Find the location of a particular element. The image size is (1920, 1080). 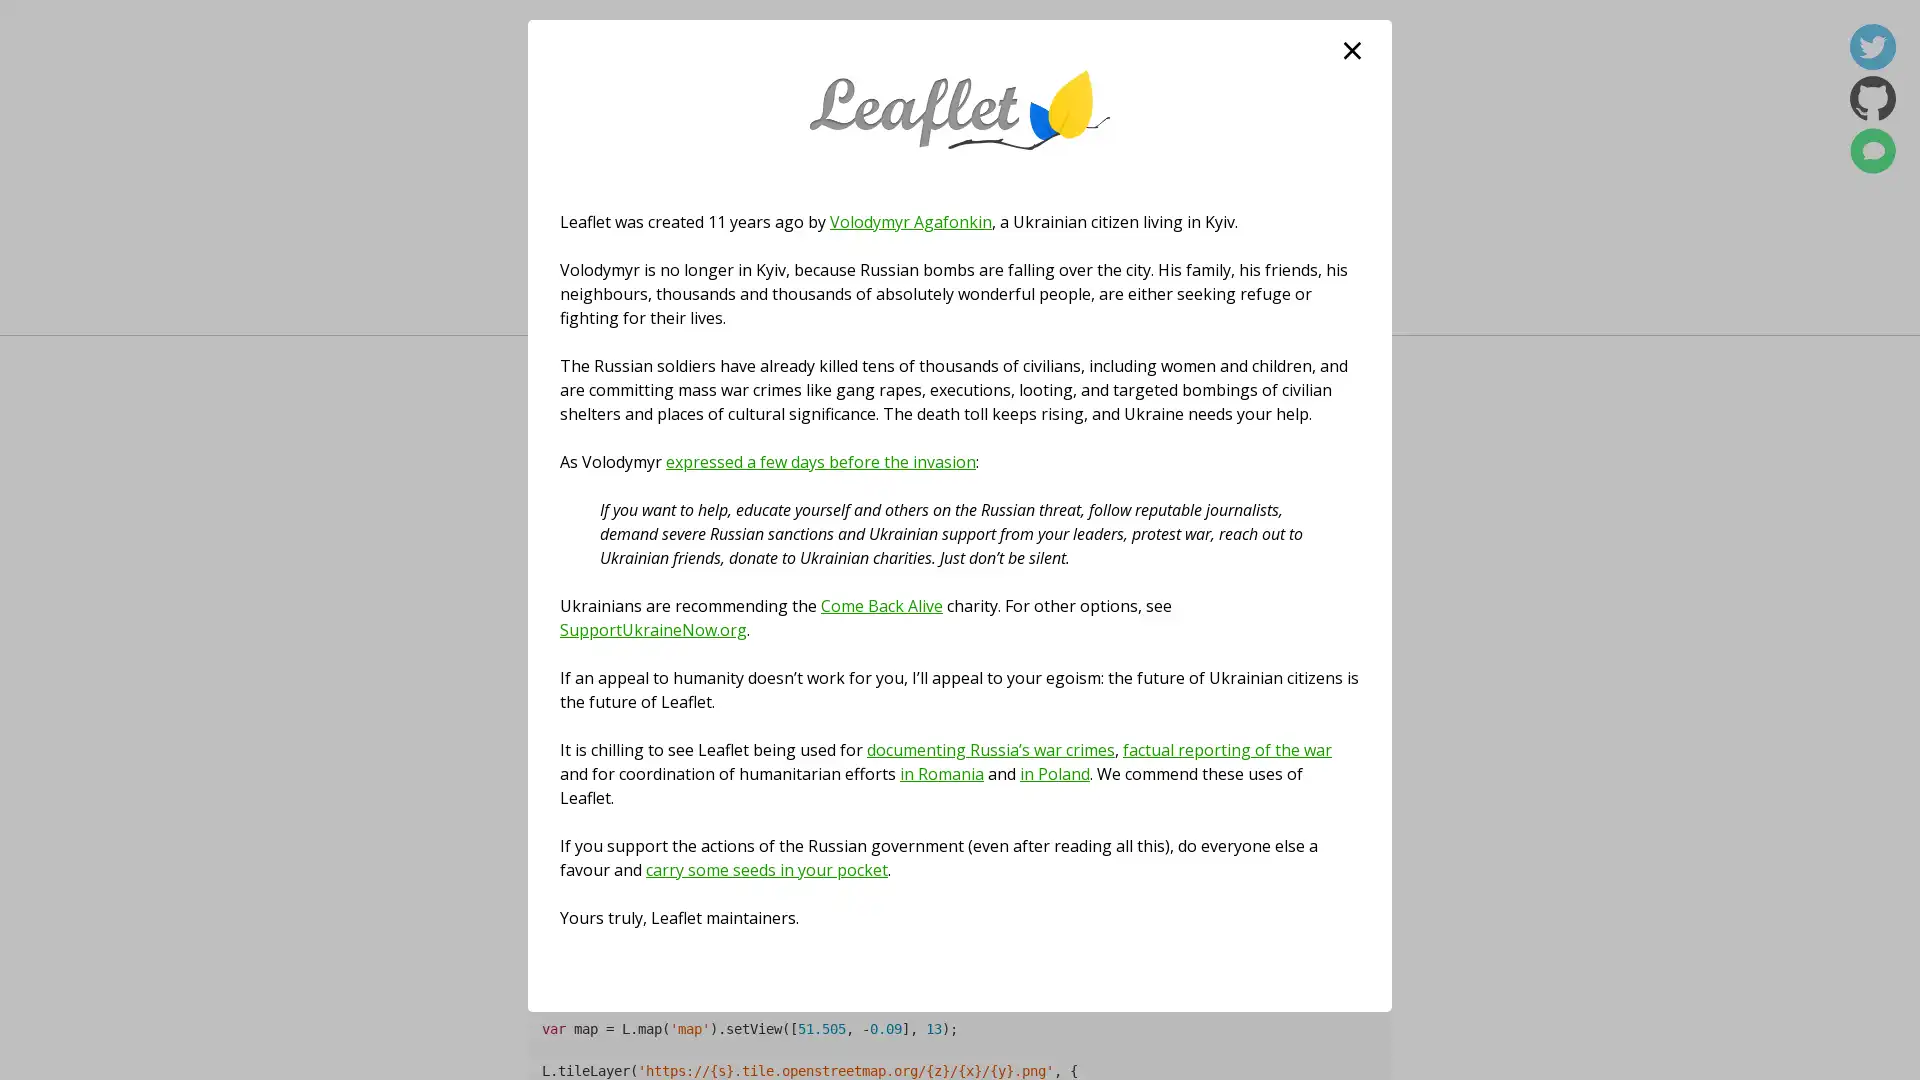

Close popup is located at coordinates (1040, 708).